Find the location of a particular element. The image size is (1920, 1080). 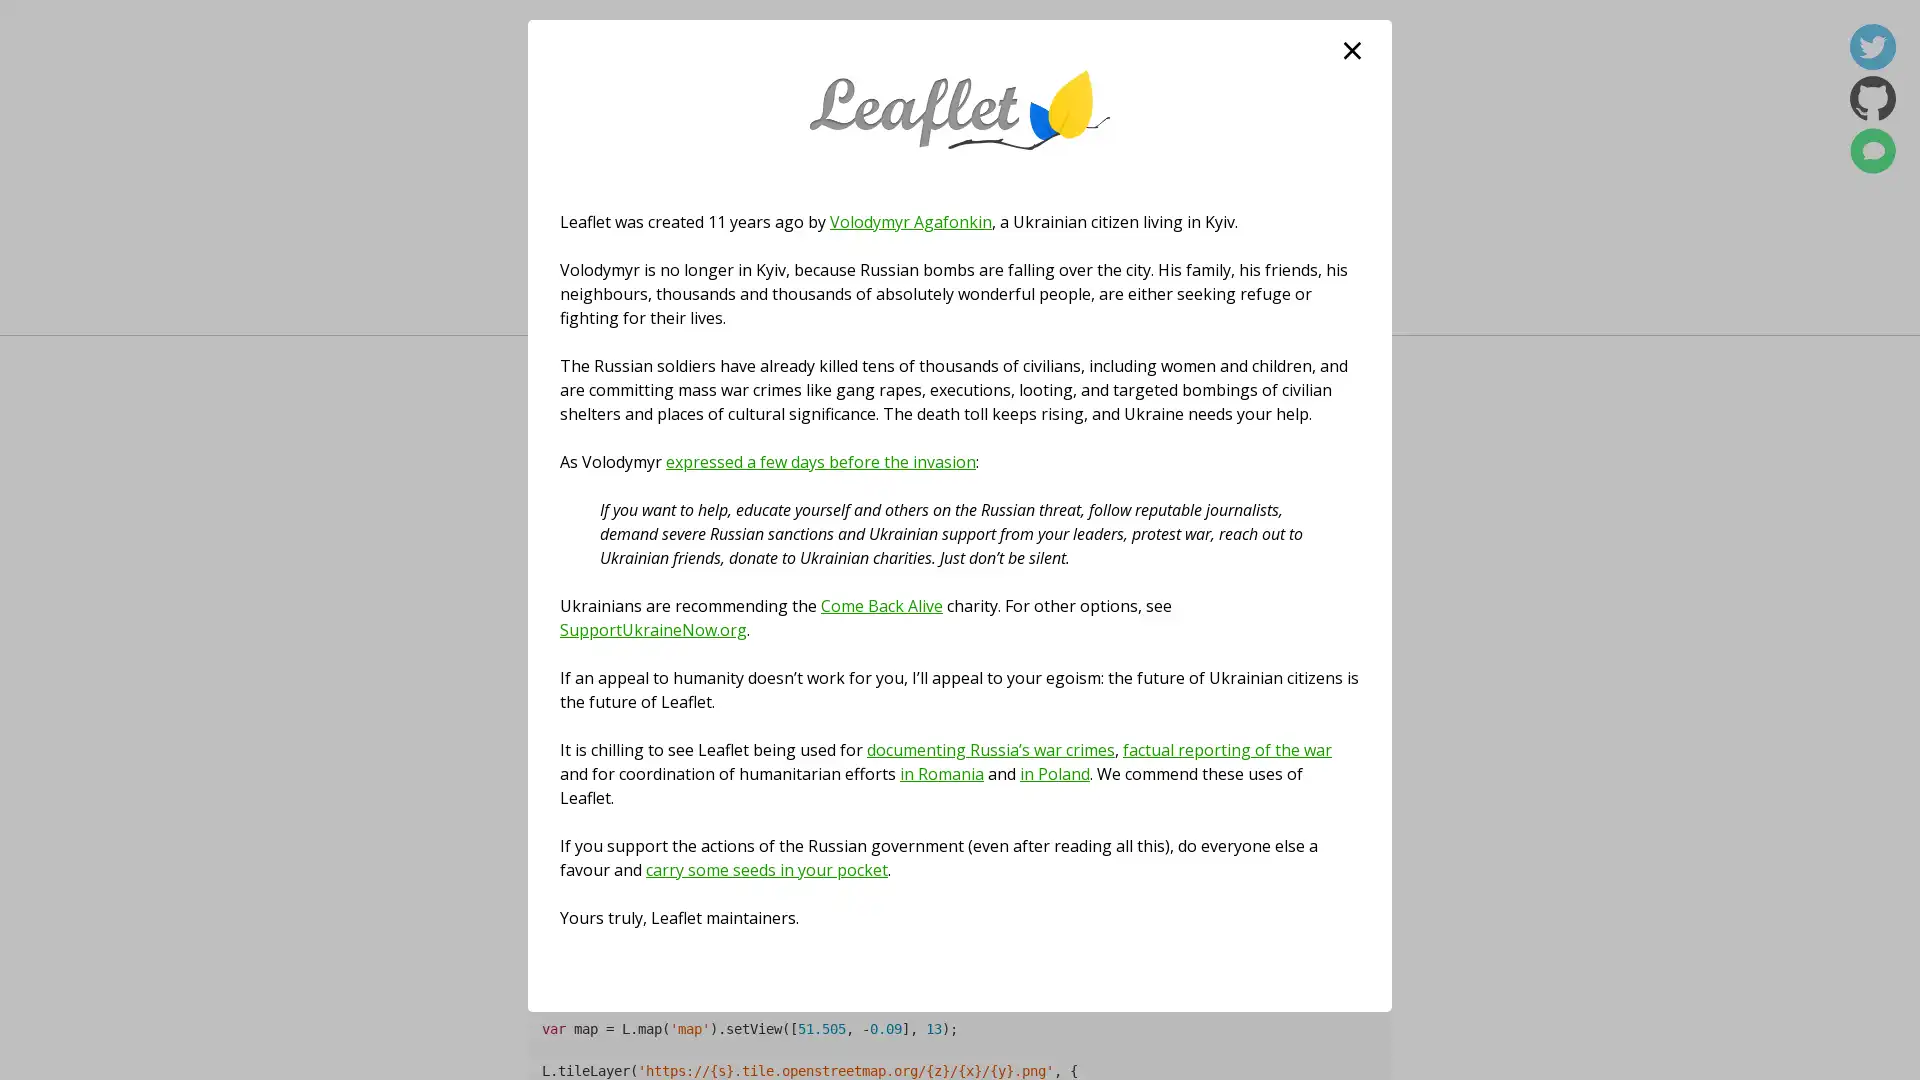

Close popup is located at coordinates (1040, 708).